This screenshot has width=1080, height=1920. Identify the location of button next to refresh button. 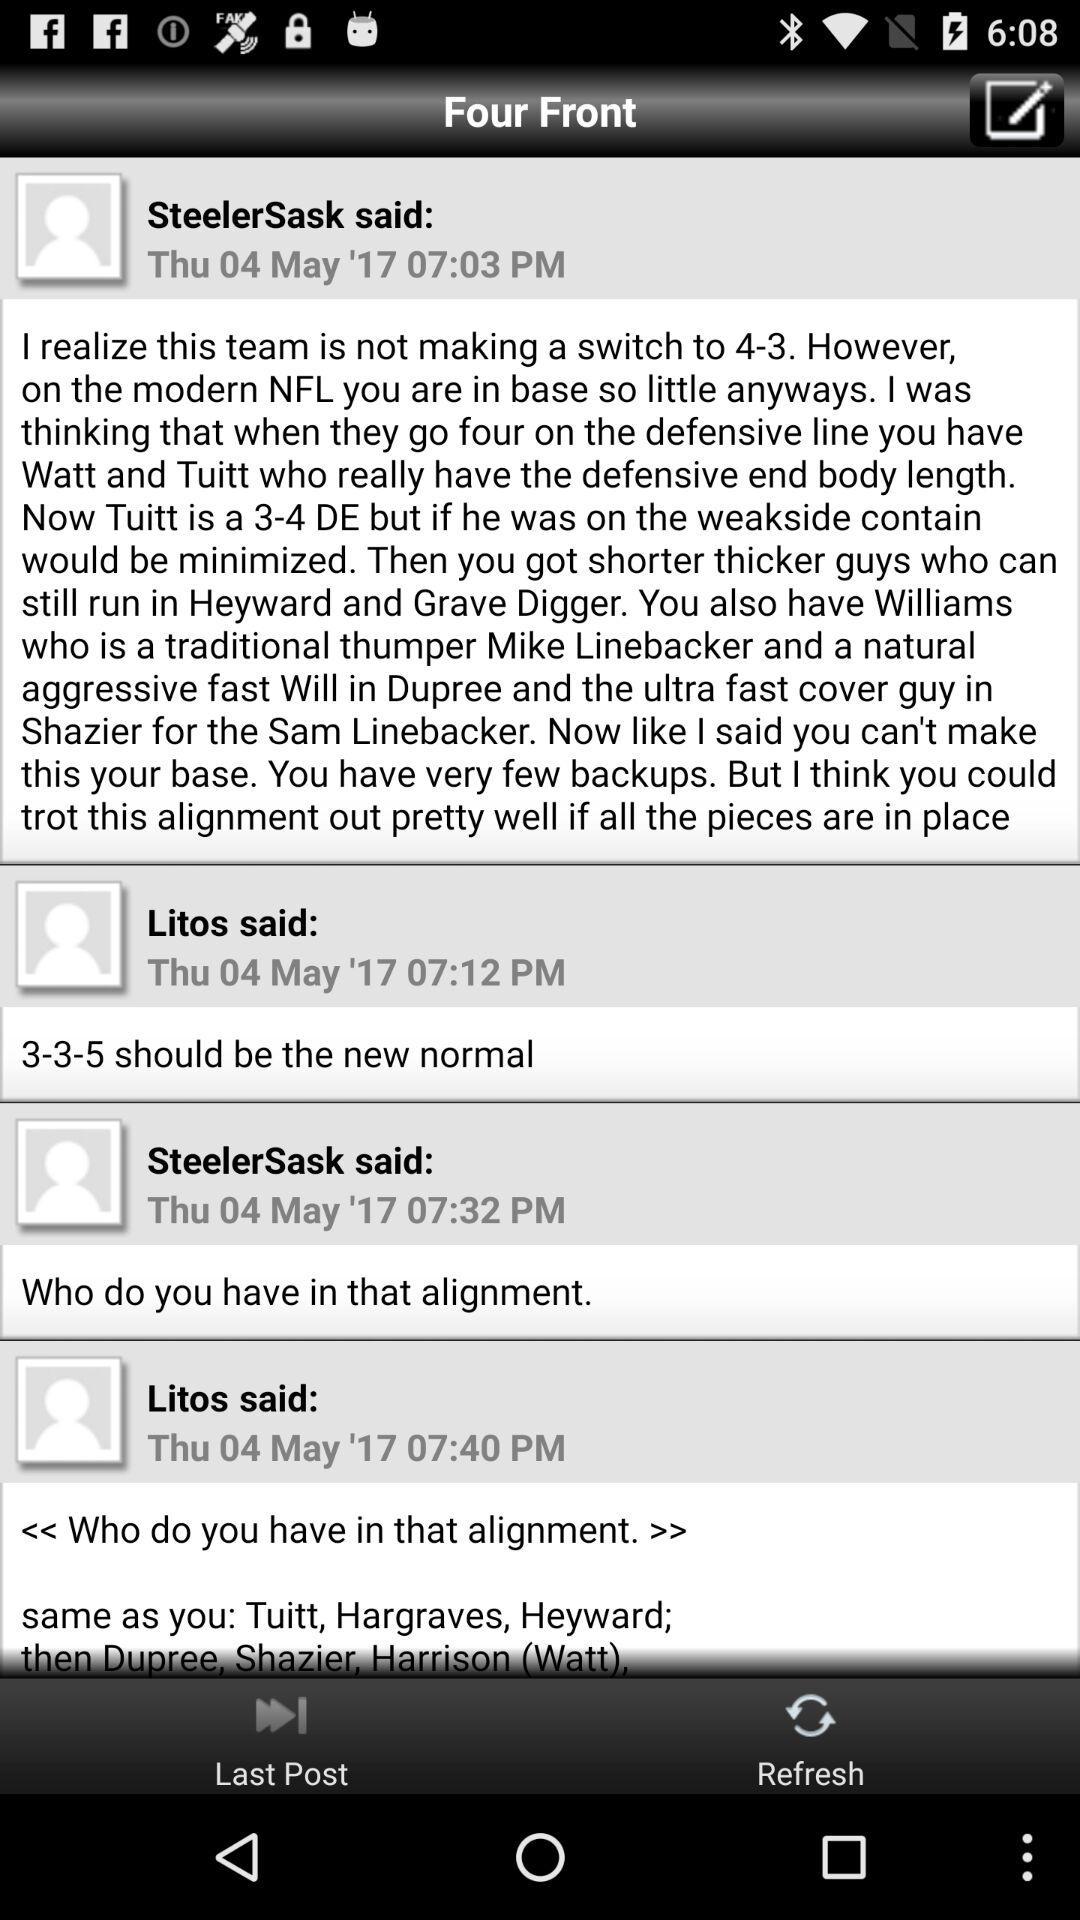
(281, 1735).